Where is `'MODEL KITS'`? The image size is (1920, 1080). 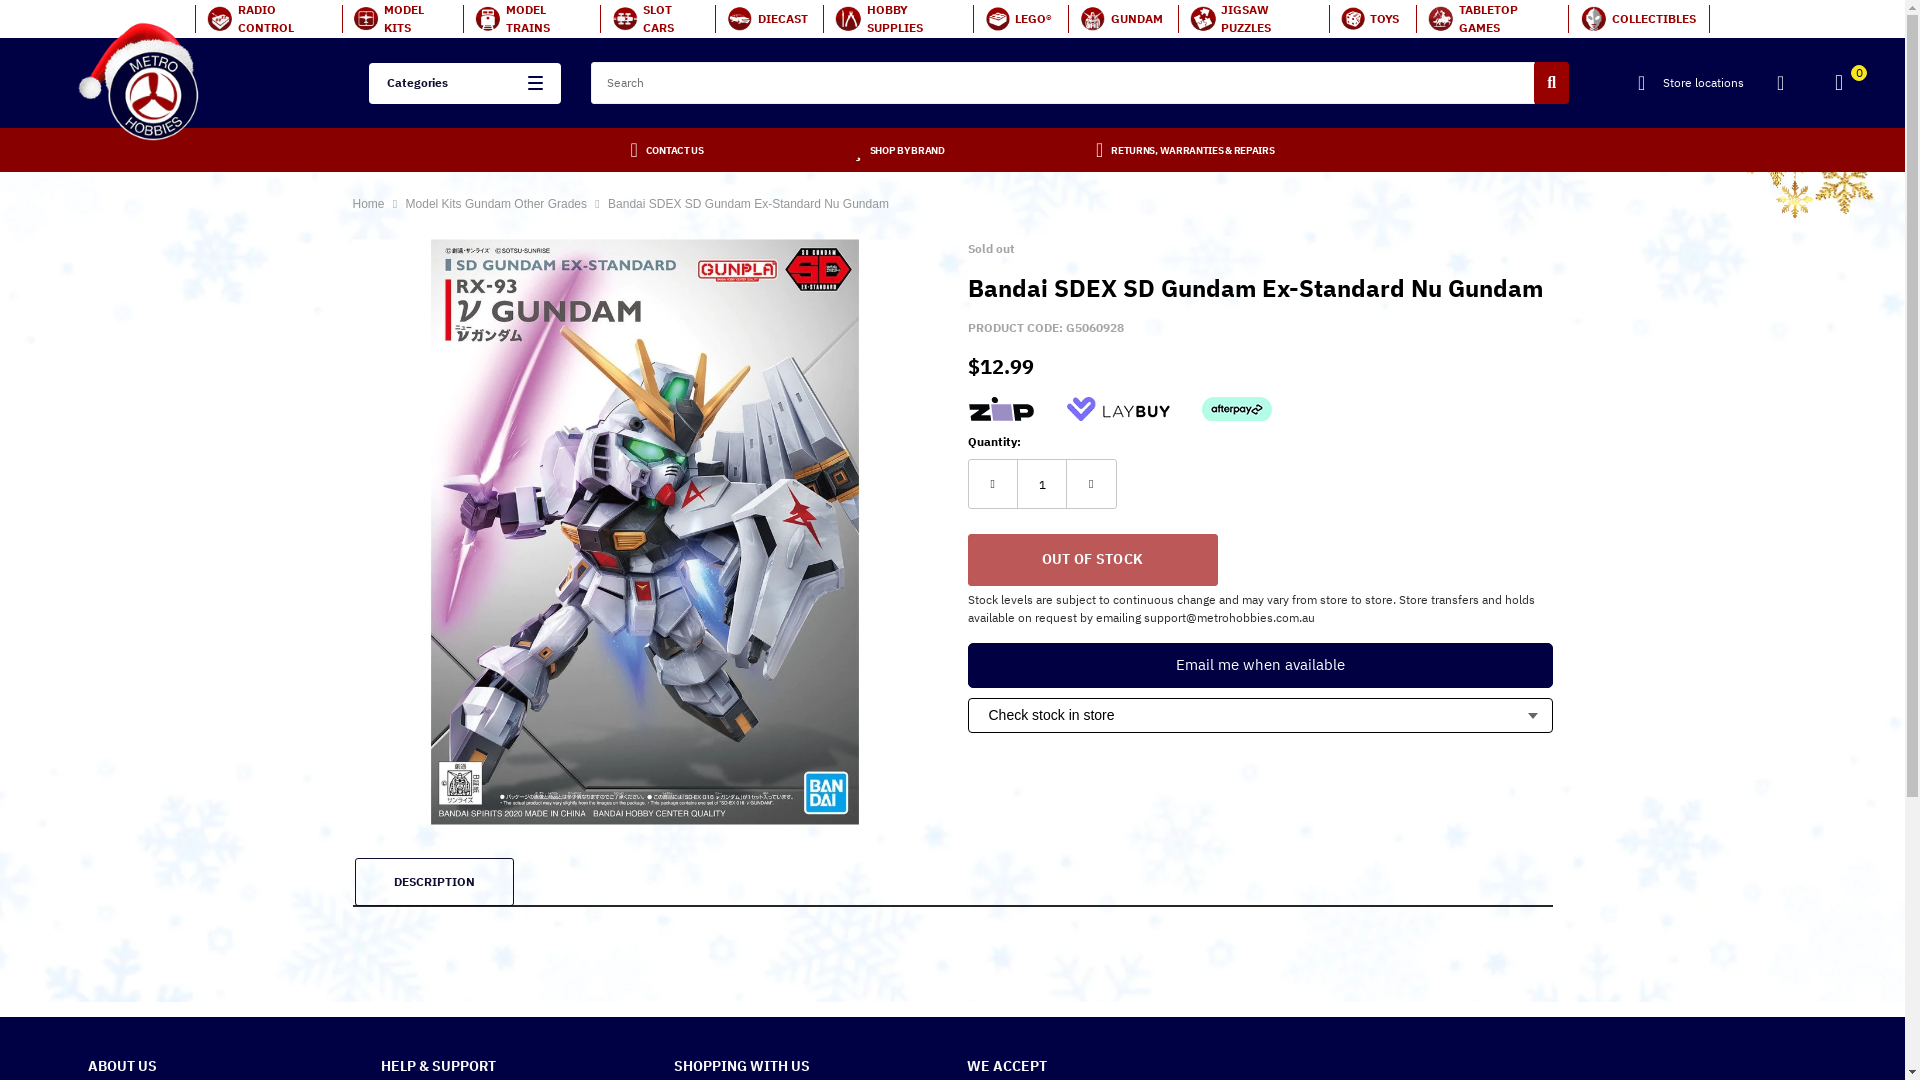
'MODEL KITS' is located at coordinates (401, 19).